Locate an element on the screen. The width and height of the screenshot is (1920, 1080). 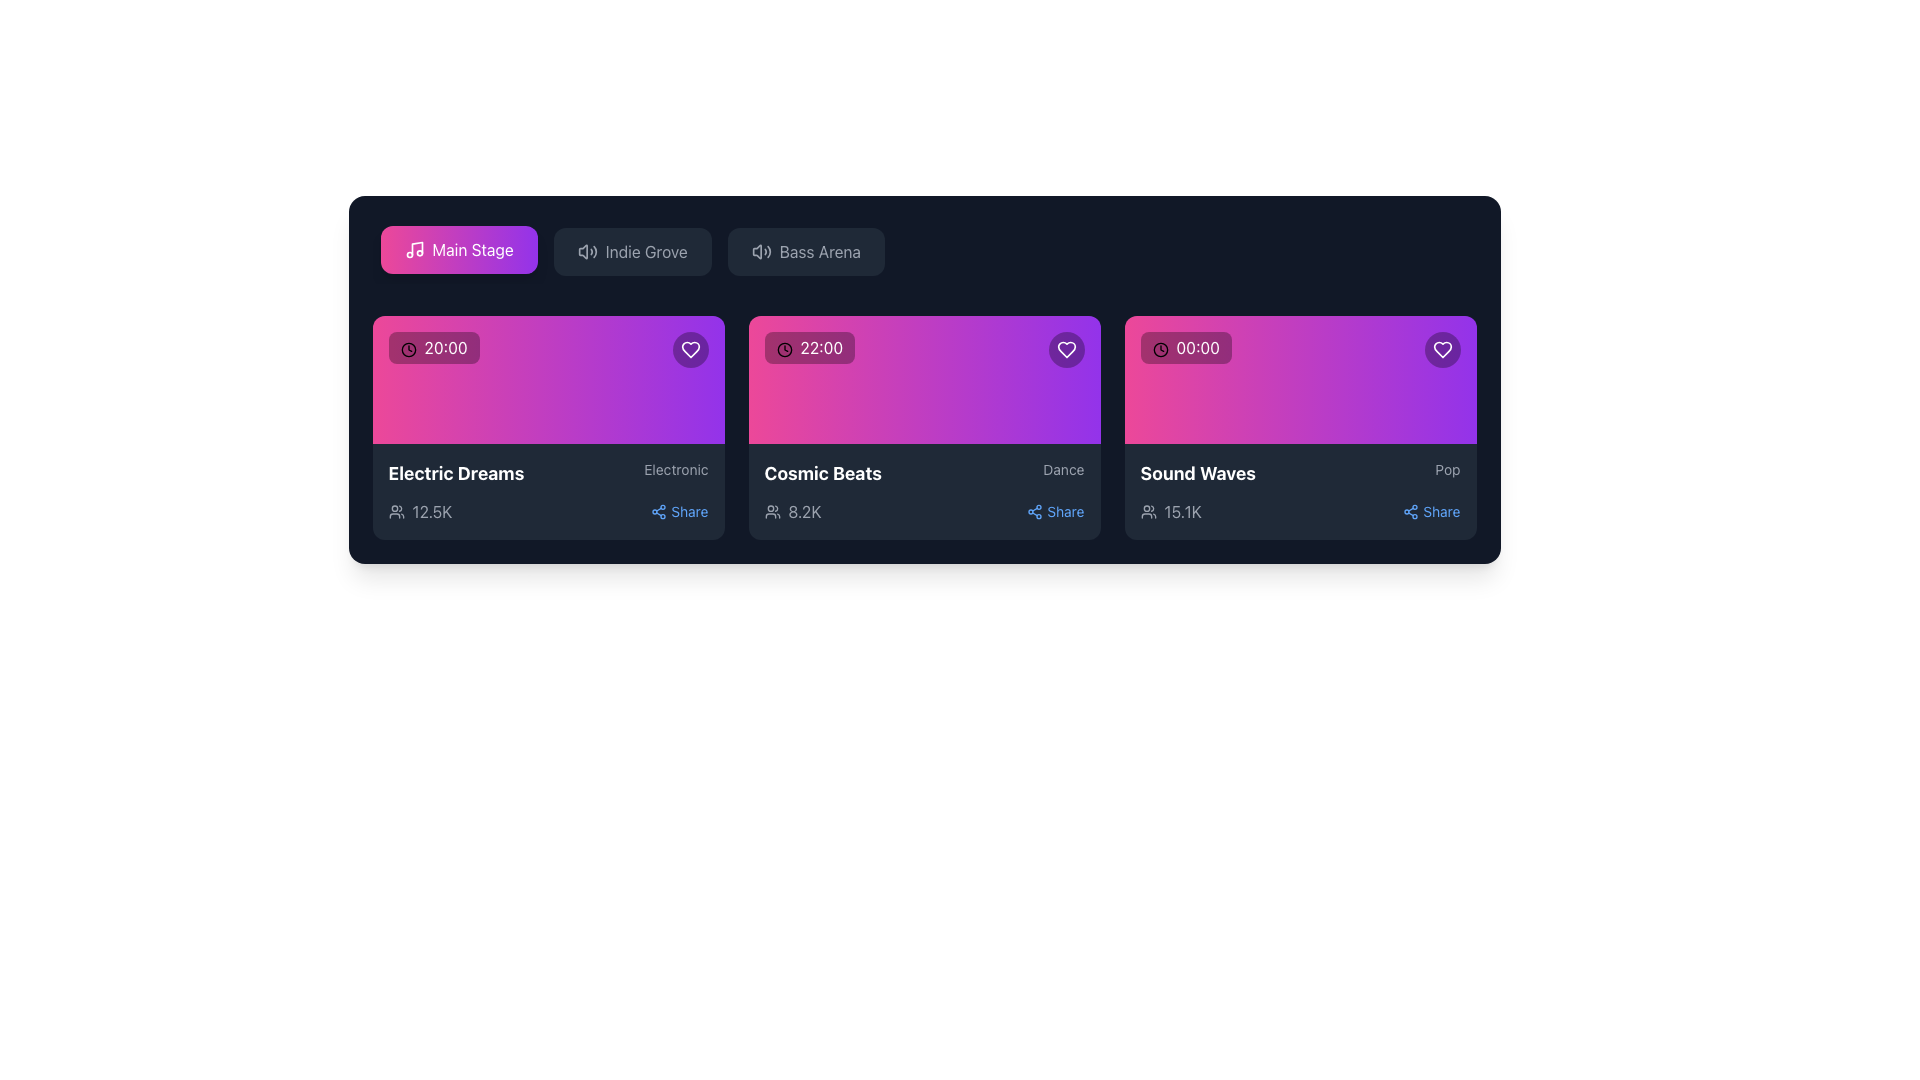
numeric value displayed in the text label '12.5K' located in the bottom-left section of the 'Electric Dreams' card, adjacent to the user/group icon is located at coordinates (431, 511).